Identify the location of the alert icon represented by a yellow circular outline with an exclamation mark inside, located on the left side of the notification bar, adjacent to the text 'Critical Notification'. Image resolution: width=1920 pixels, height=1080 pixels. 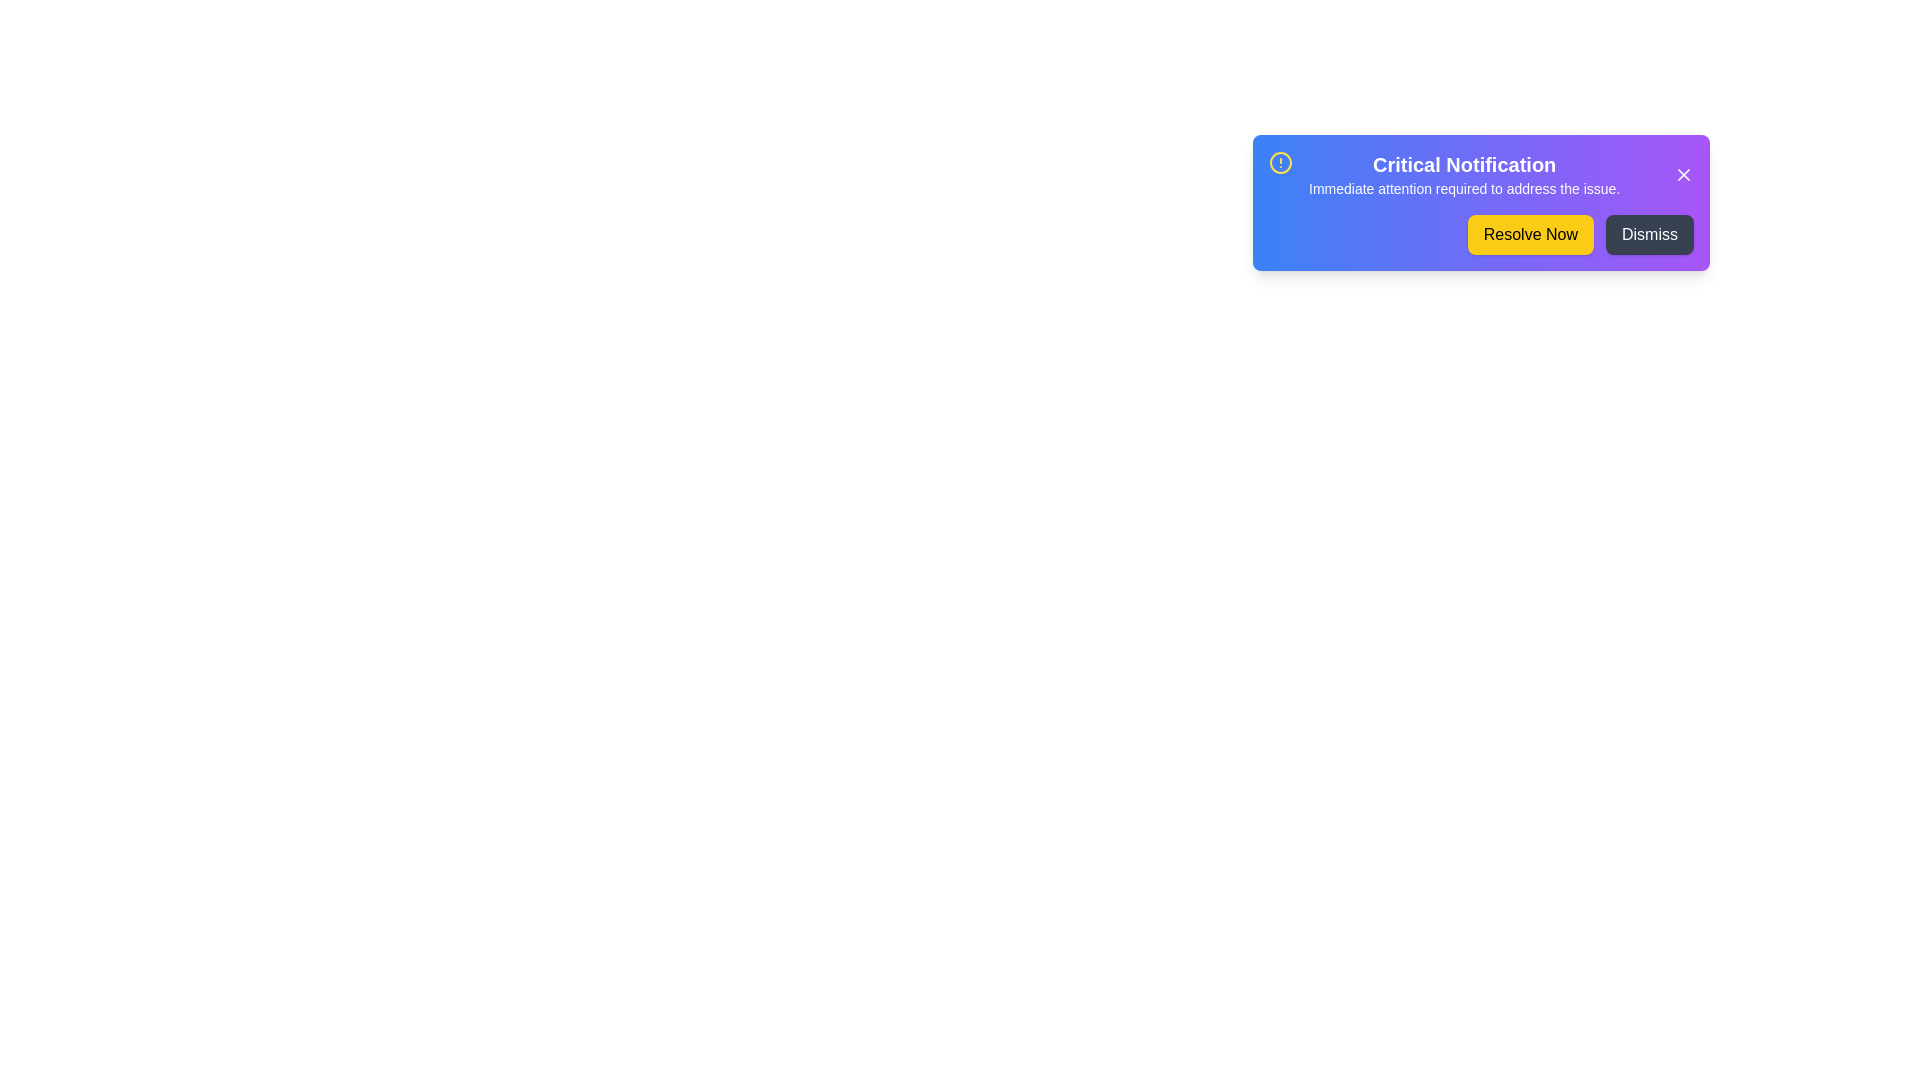
(1281, 161).